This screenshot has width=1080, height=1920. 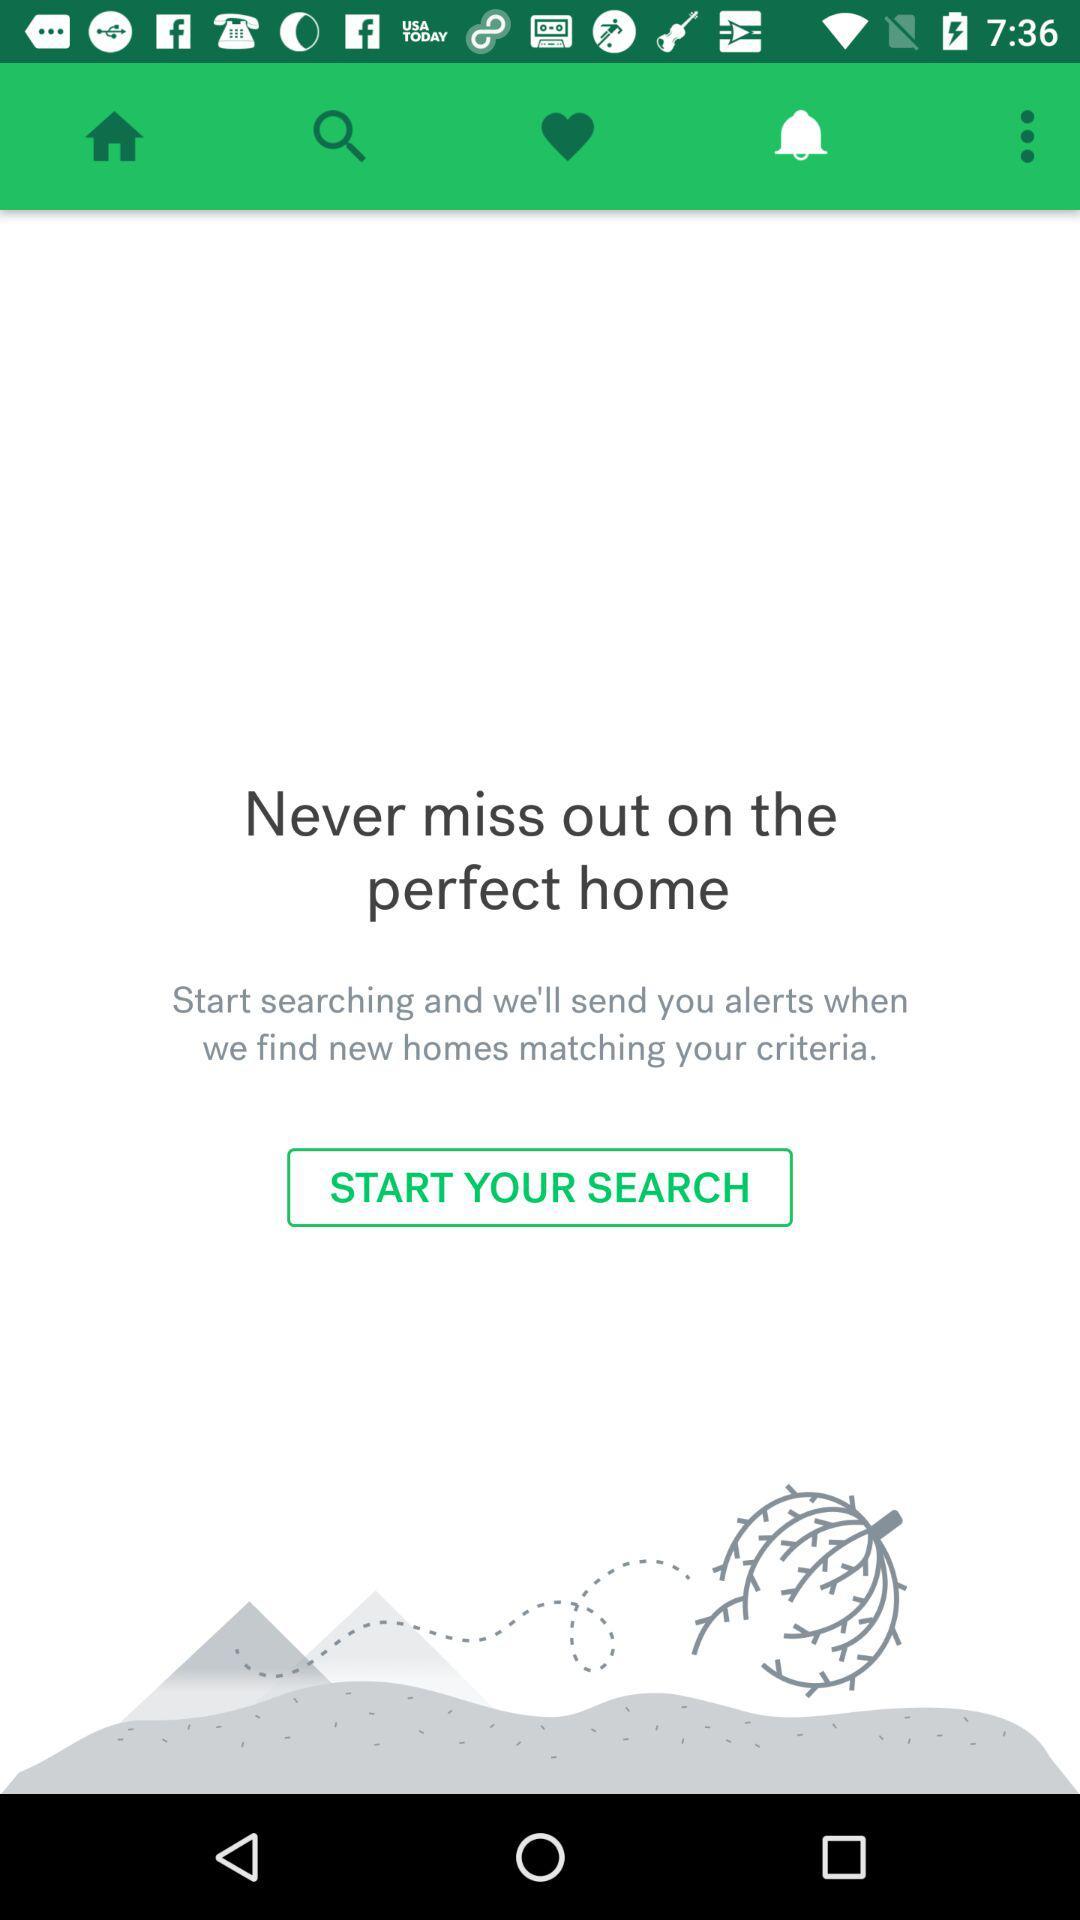 What do you see at coordinates (799, 135) in the screenshot?
I see `alerts page` at bounding box center [799, 135].